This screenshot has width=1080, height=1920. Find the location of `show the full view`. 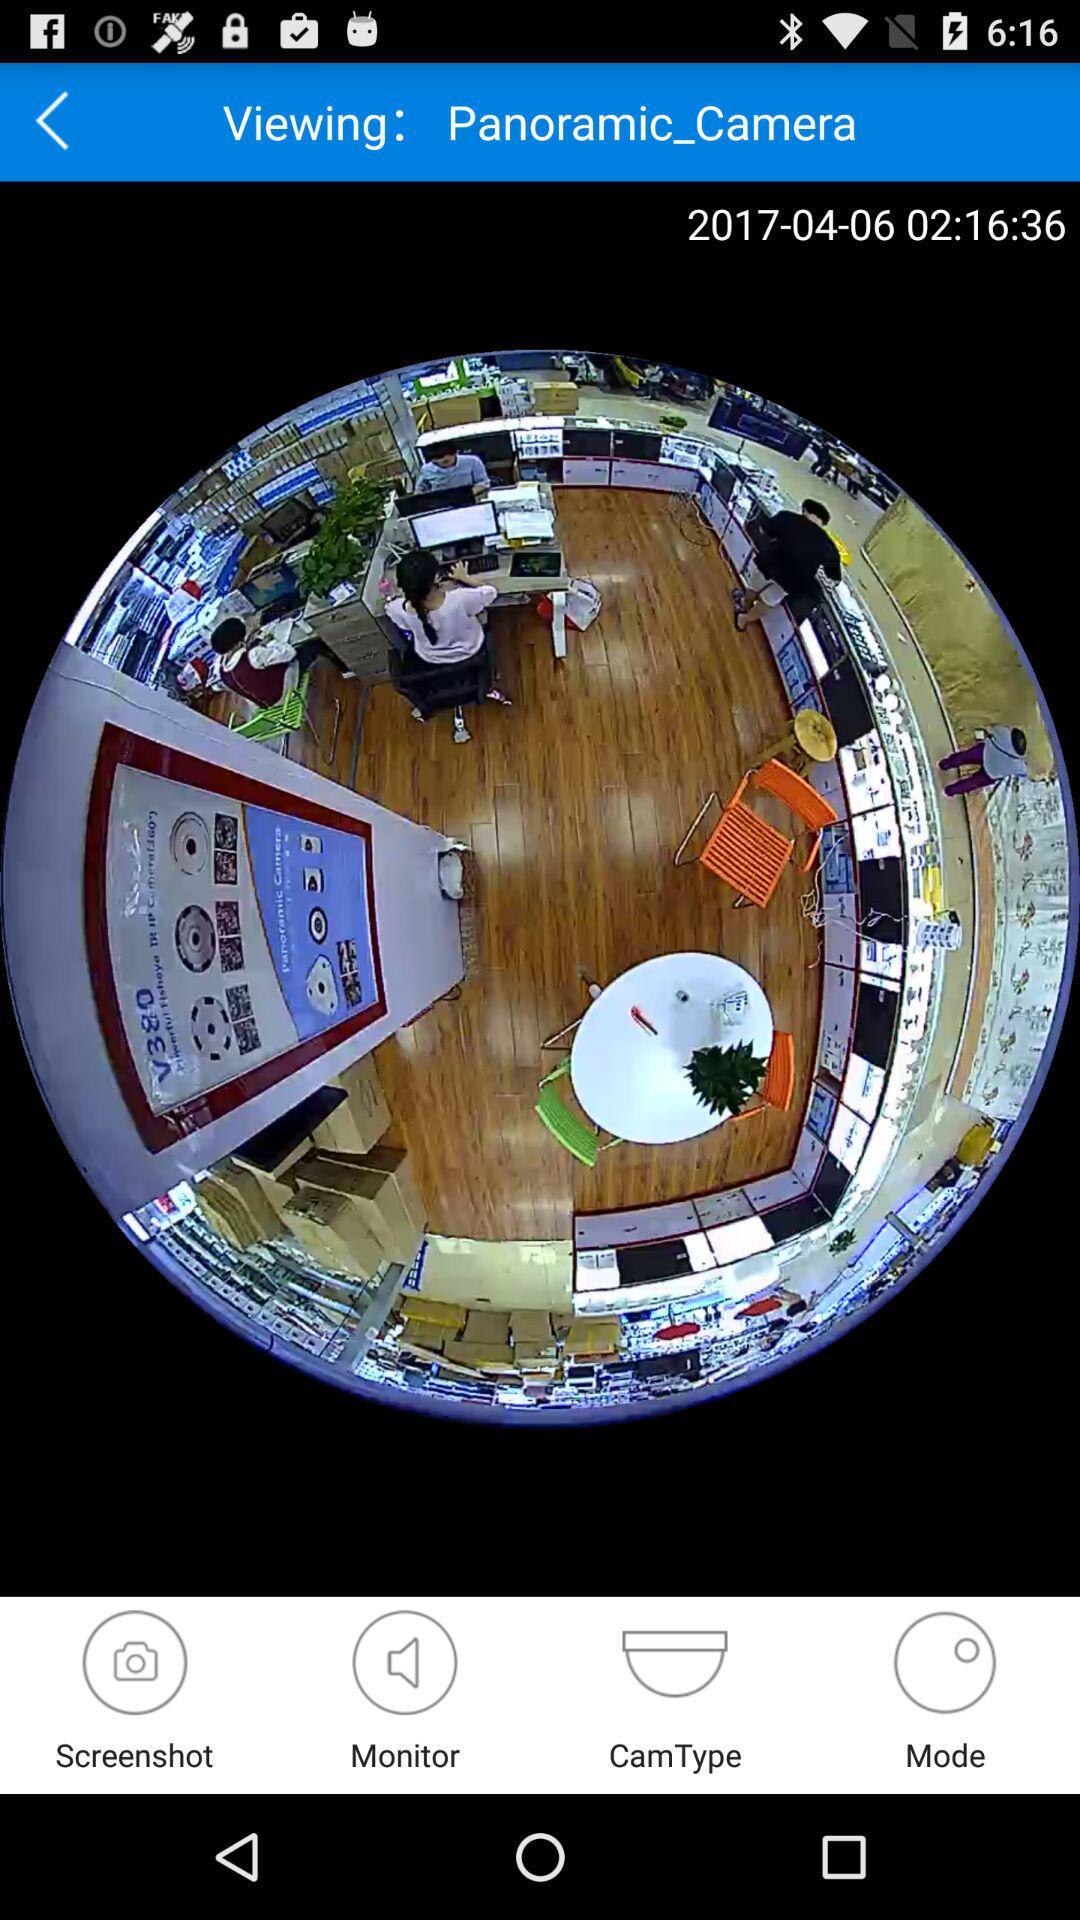

show the full view is located at coordinates (405, 1662).